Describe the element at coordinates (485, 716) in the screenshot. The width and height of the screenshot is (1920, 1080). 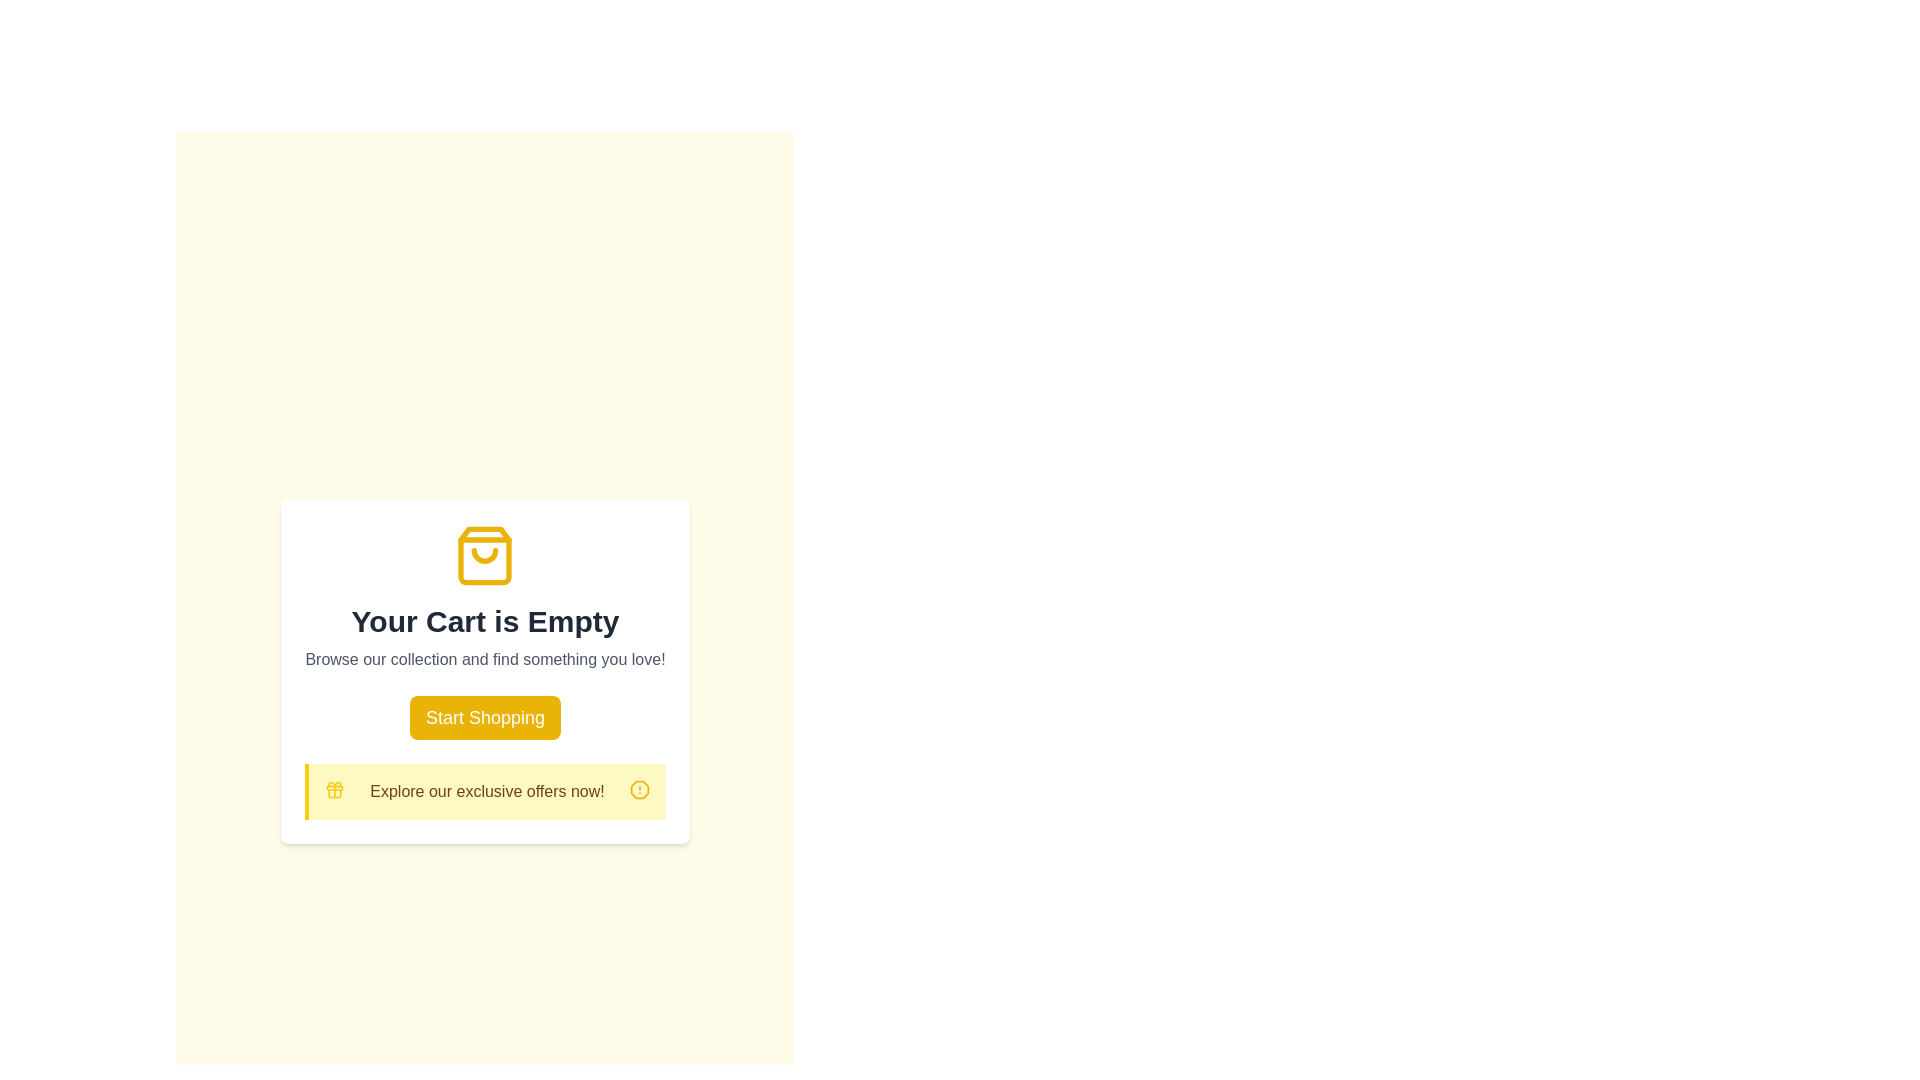
I see `the bright yellow 'Start Shopping' button with rounded corners to trigger visual feedback` at that location.